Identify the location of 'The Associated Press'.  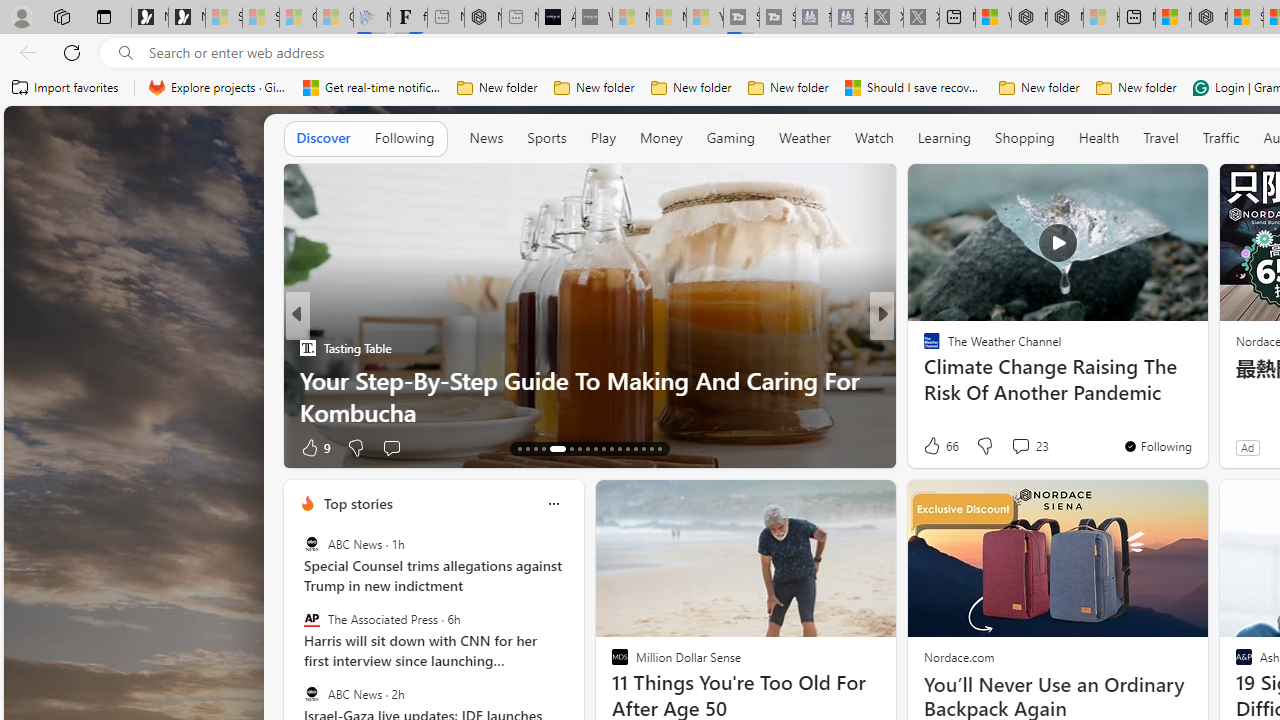
(310, 618).